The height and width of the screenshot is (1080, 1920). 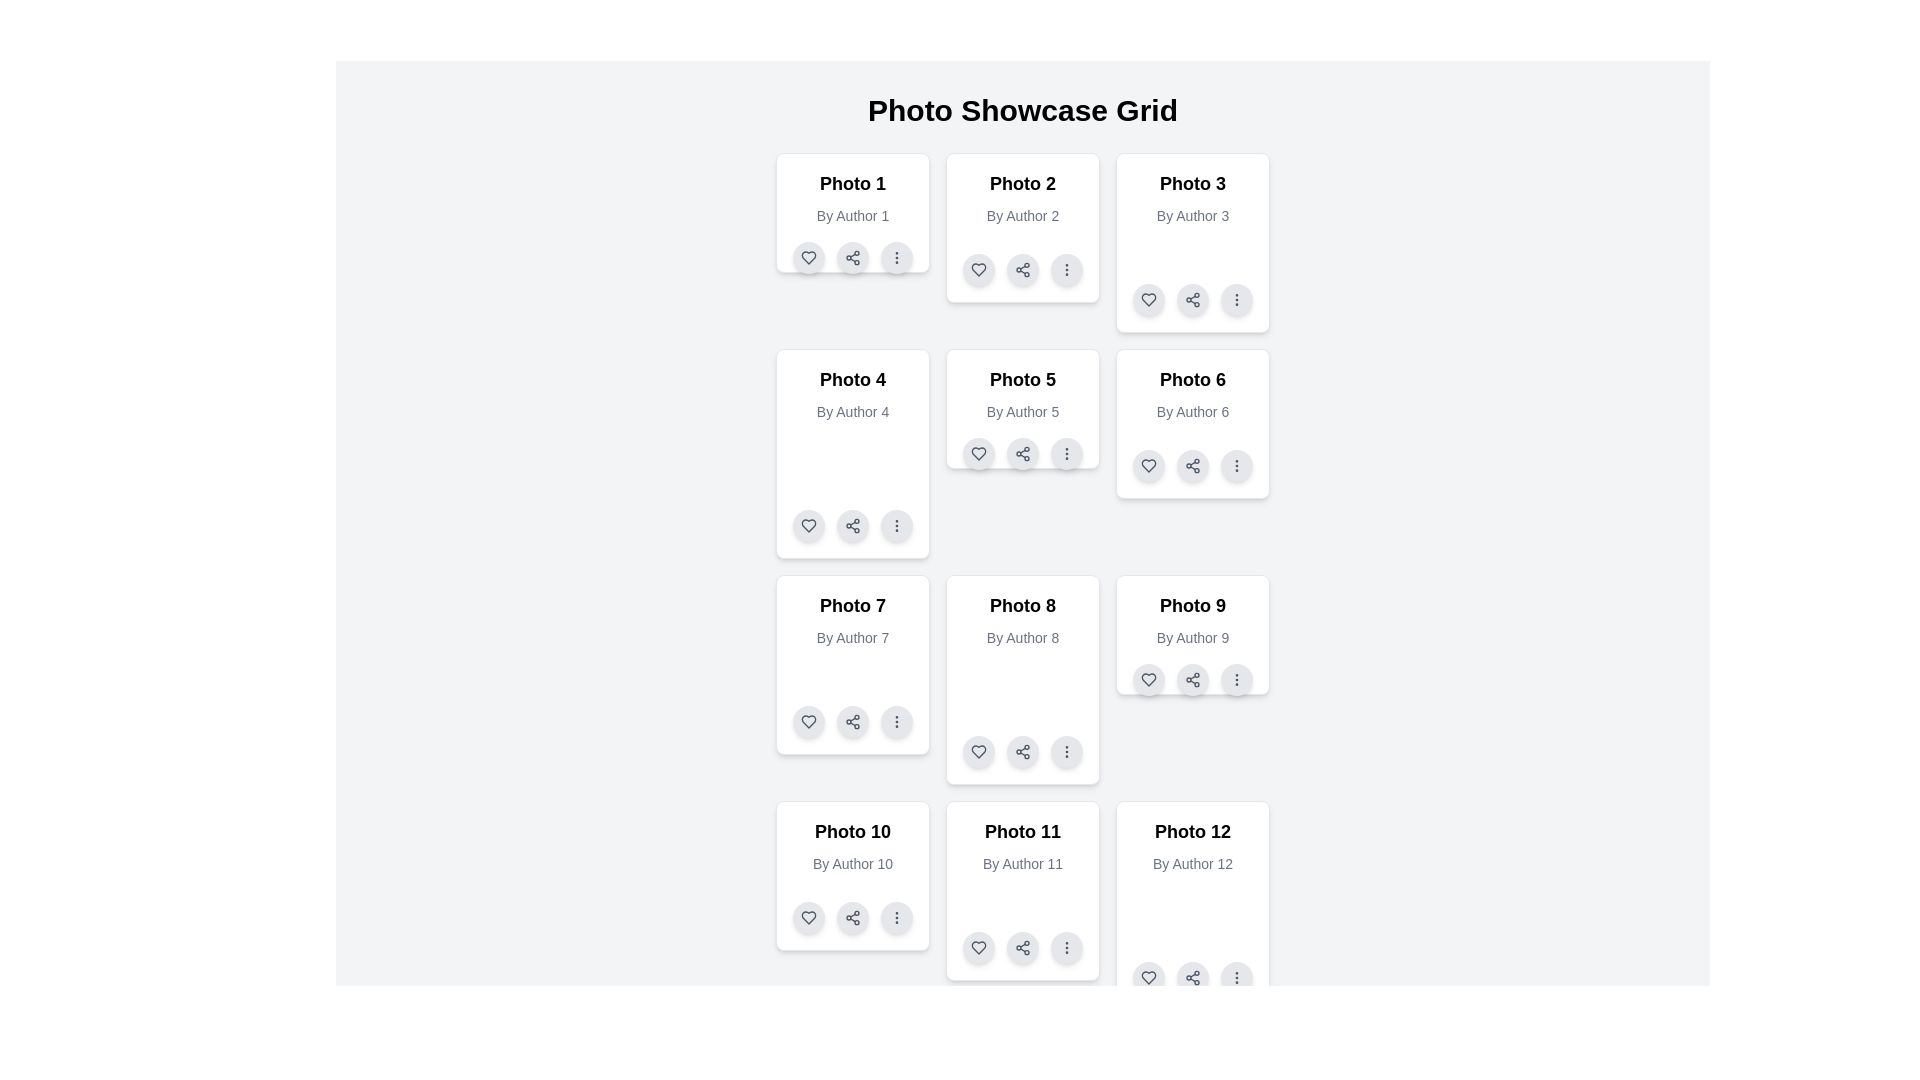 I want to click on the button with an ellipsis icon located at the bottom right corner of the 'Photo 10' card, so click(x=896, y=918).